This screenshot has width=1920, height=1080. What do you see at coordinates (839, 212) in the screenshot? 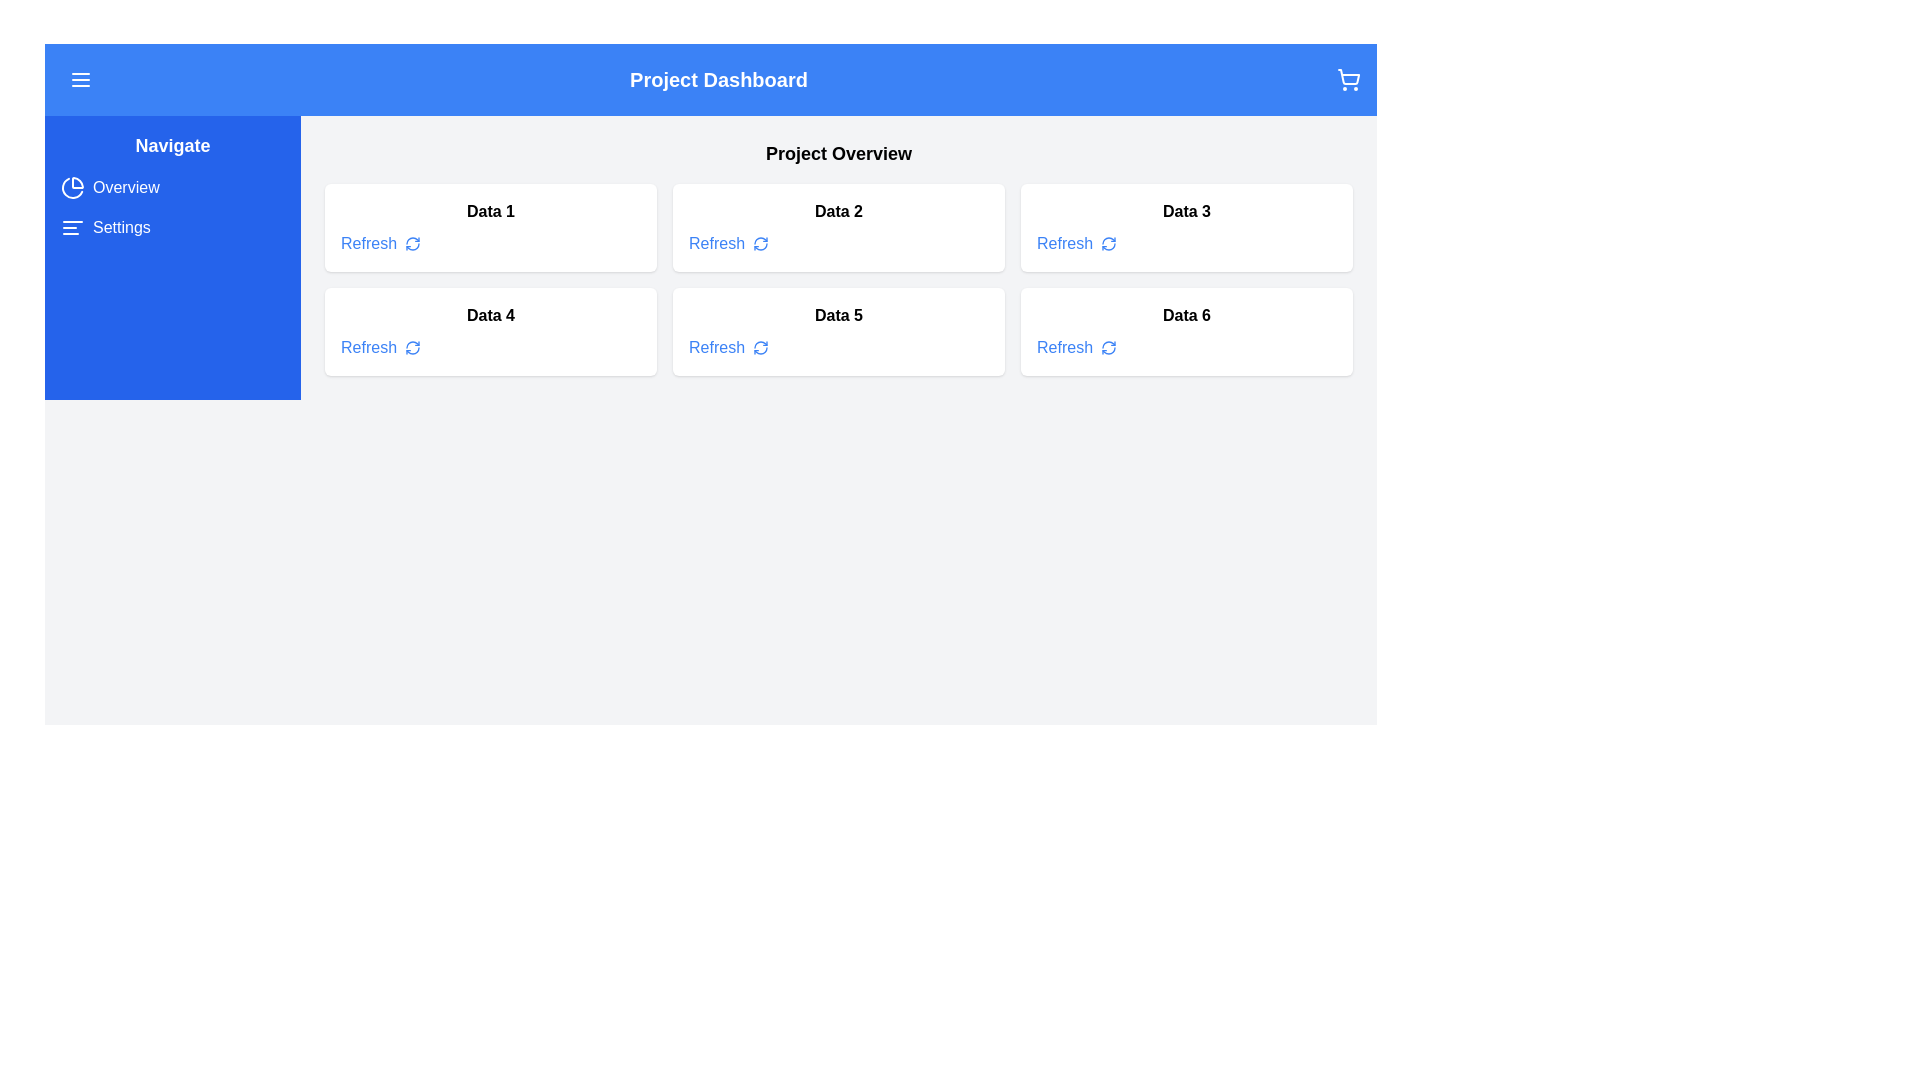
I see `the static text label displaying 'Data 2', which is styled with a bold font and is located in the first row and second column of a grid layout` at bounding box center [839, 212].